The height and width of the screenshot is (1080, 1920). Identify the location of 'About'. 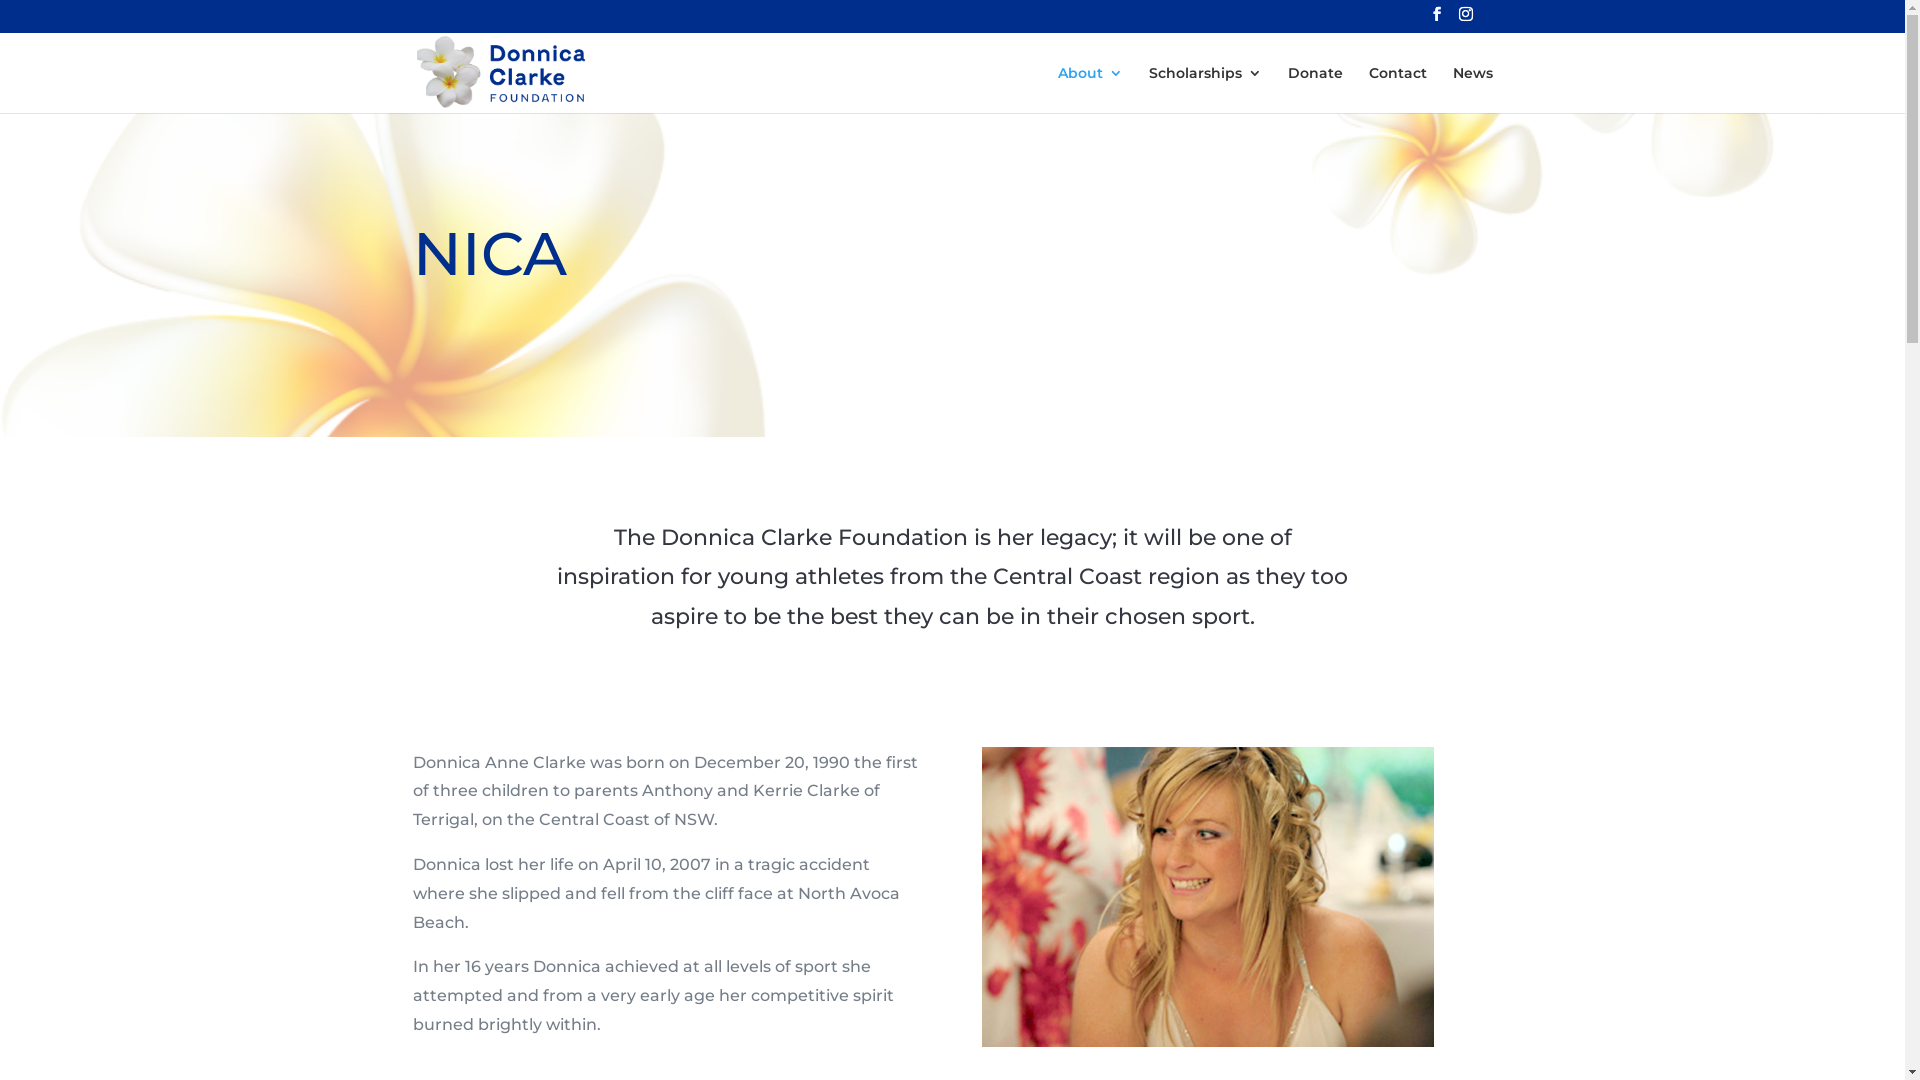
(1089, 88).